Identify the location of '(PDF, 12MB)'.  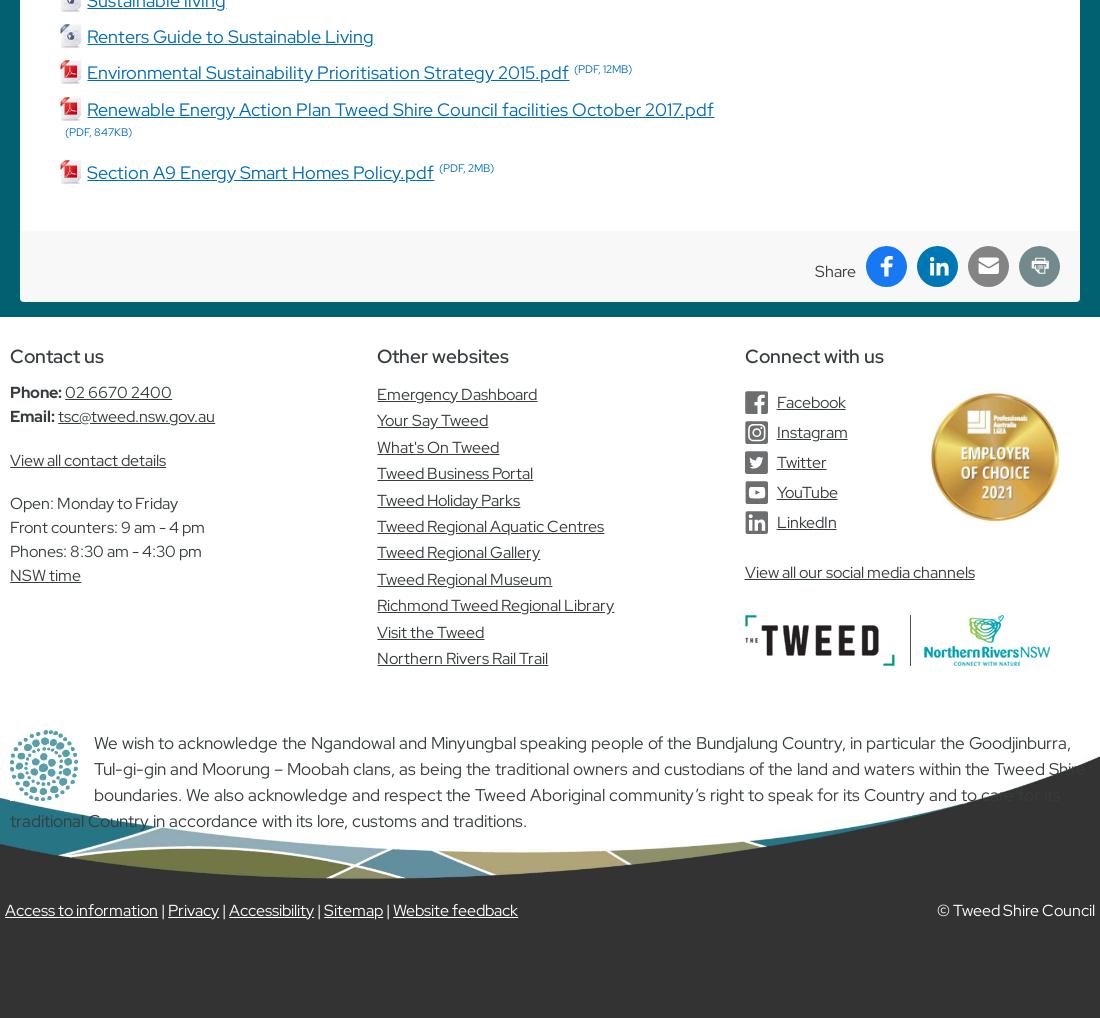
(602, 69).